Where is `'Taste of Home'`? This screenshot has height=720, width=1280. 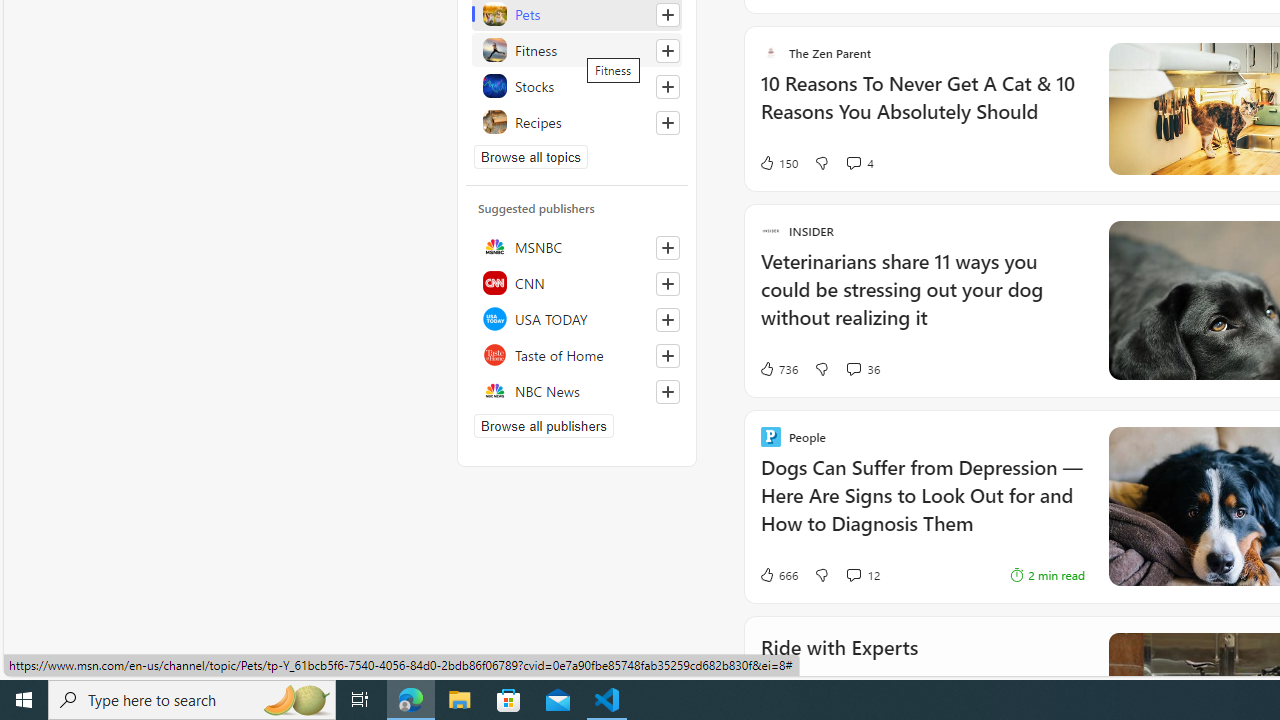
'Taste of Home' is located at coordinates (576, 353).